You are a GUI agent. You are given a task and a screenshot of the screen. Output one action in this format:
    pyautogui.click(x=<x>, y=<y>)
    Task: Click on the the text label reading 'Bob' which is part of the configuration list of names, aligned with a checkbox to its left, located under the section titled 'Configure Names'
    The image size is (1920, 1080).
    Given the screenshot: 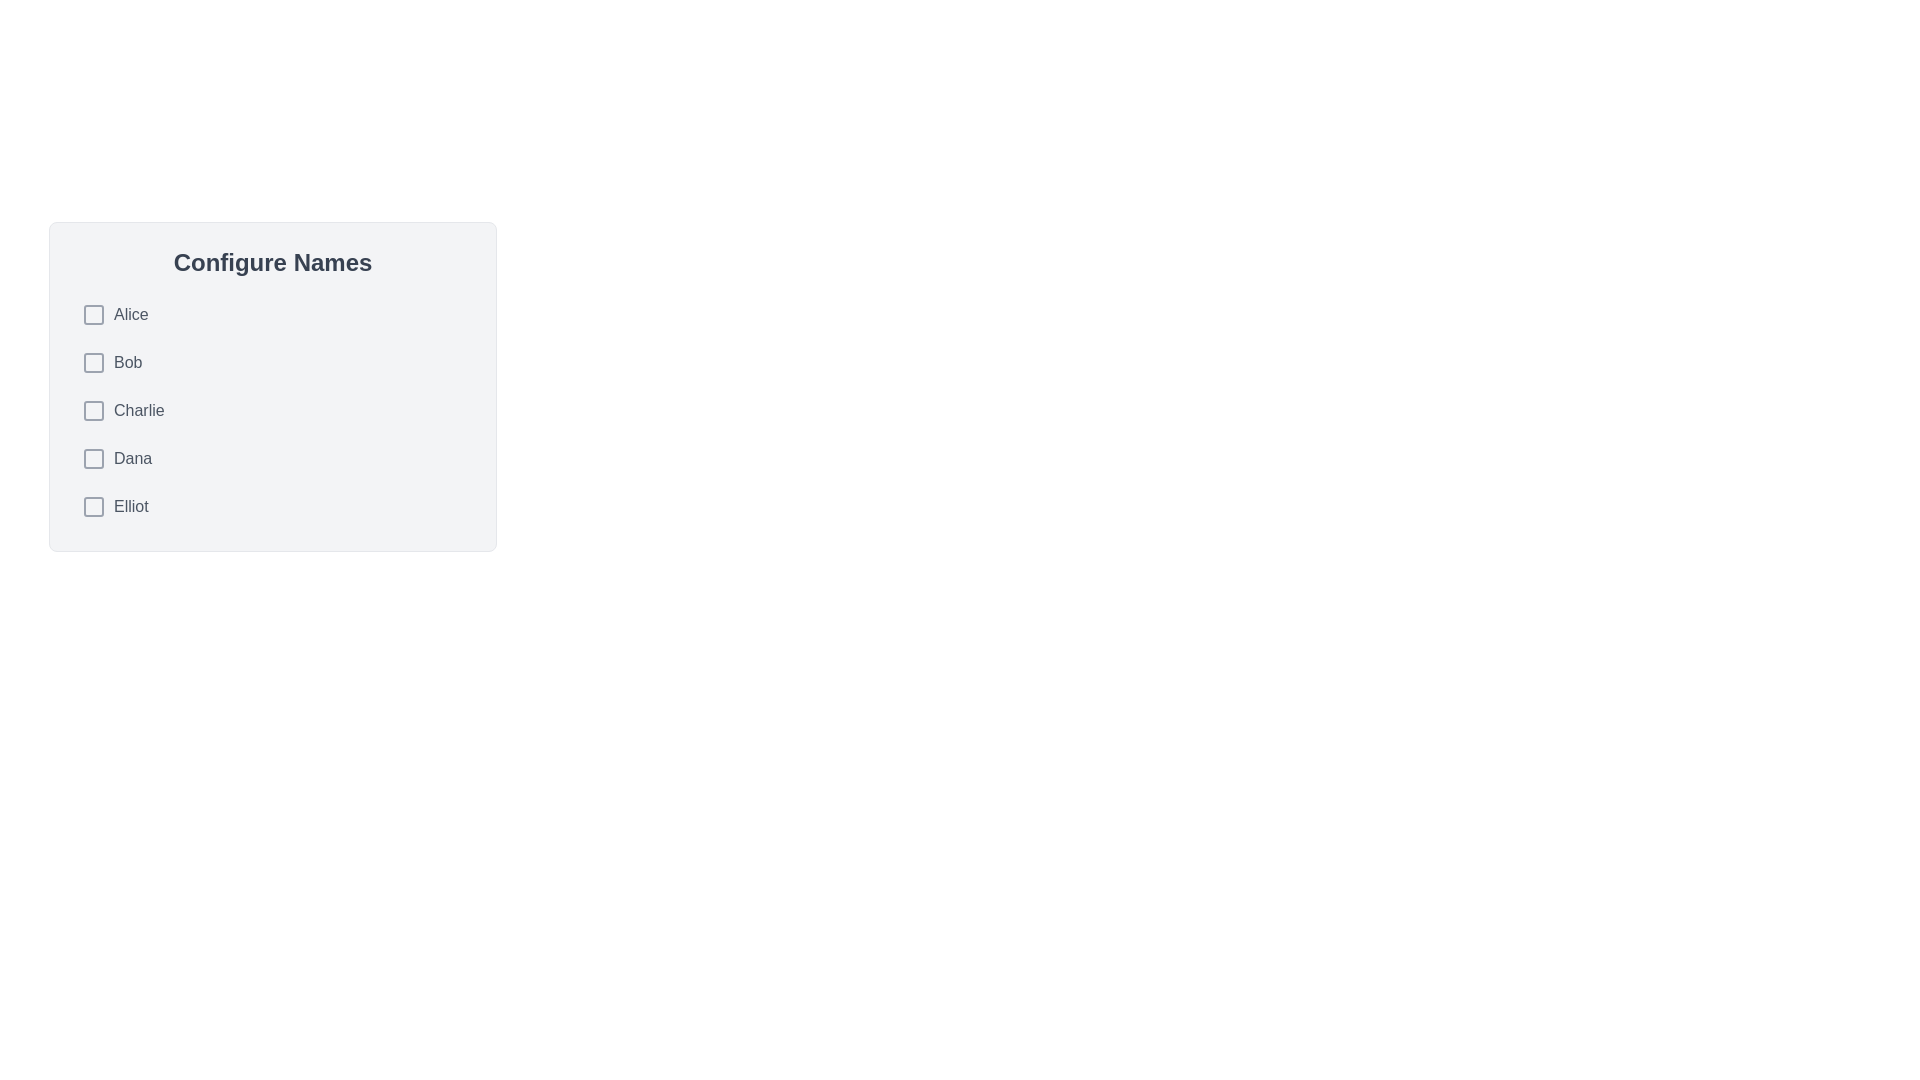 What is the action you would take?
    pyautogui.click(x=127, y=362)
    